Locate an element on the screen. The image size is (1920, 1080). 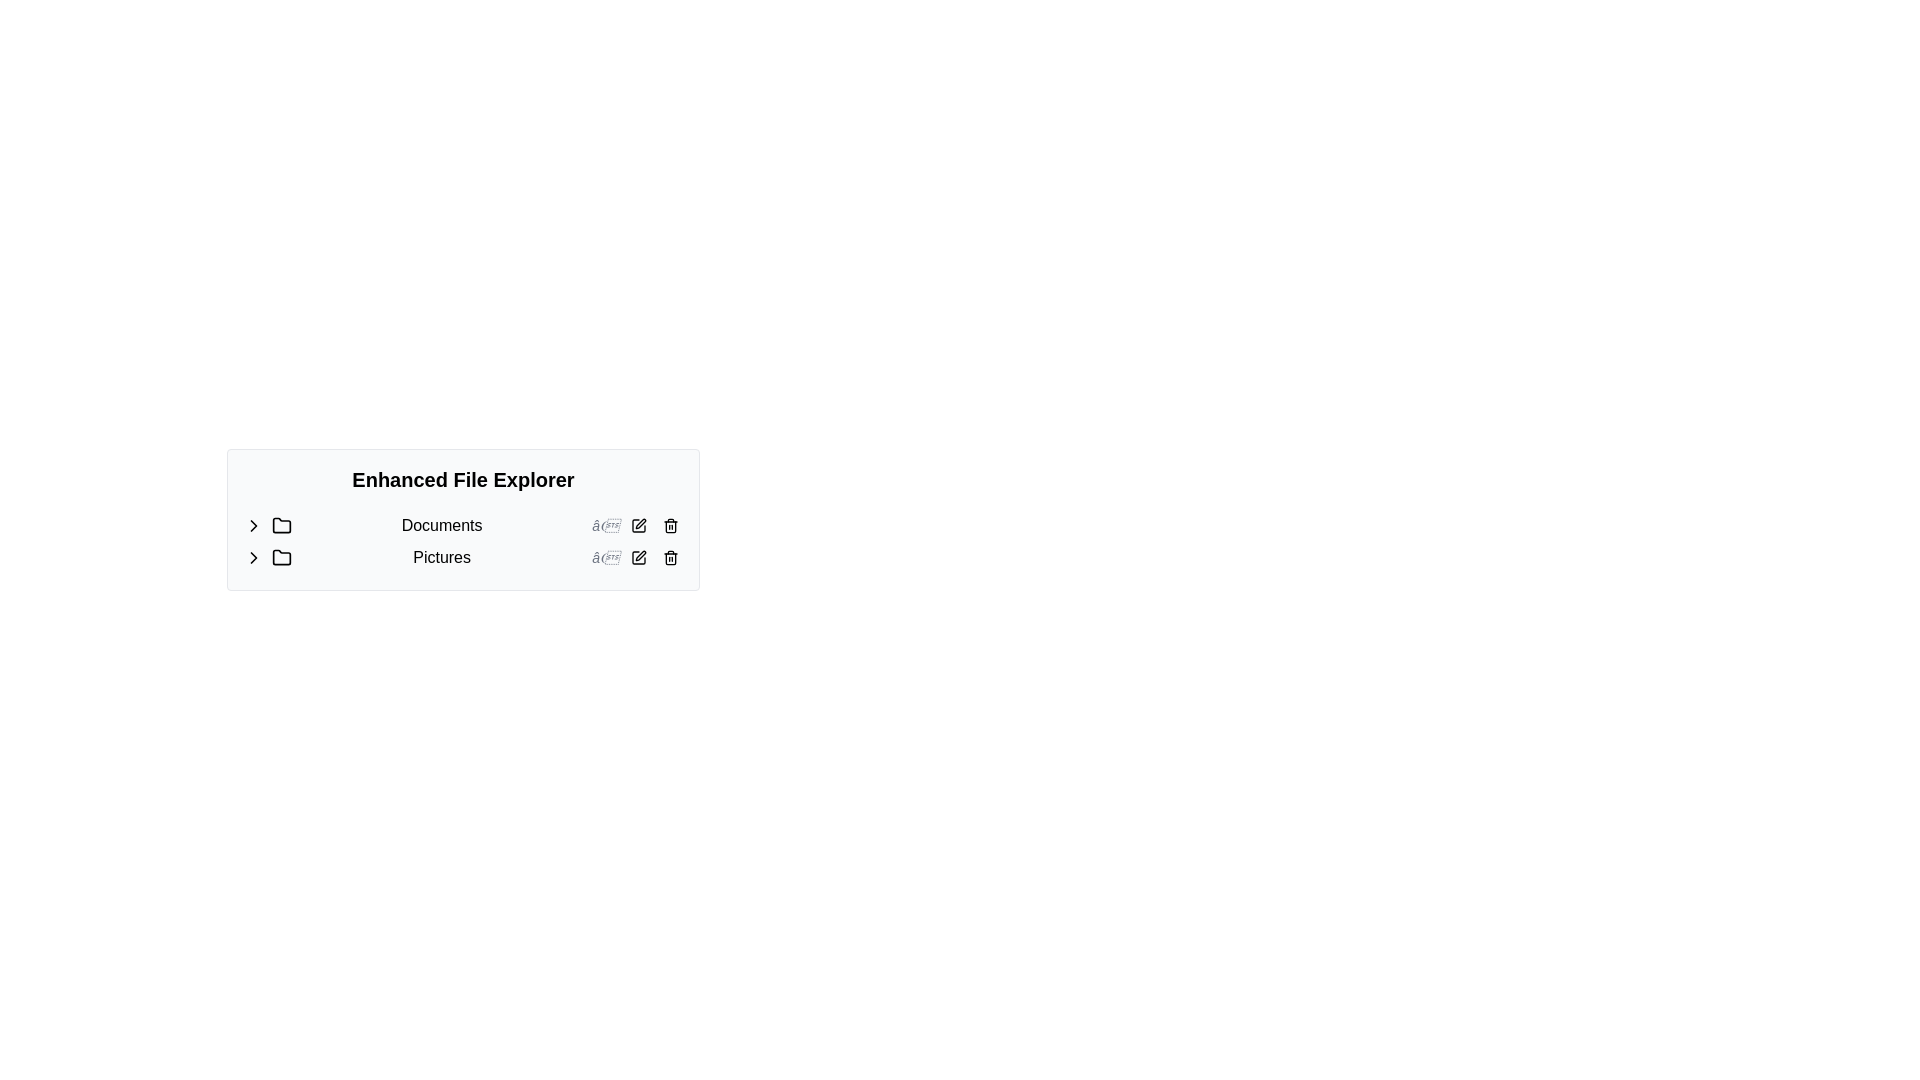
the trash bin icon button at the far right end of the 'Documents' entry is located at coordinates (671, 524).